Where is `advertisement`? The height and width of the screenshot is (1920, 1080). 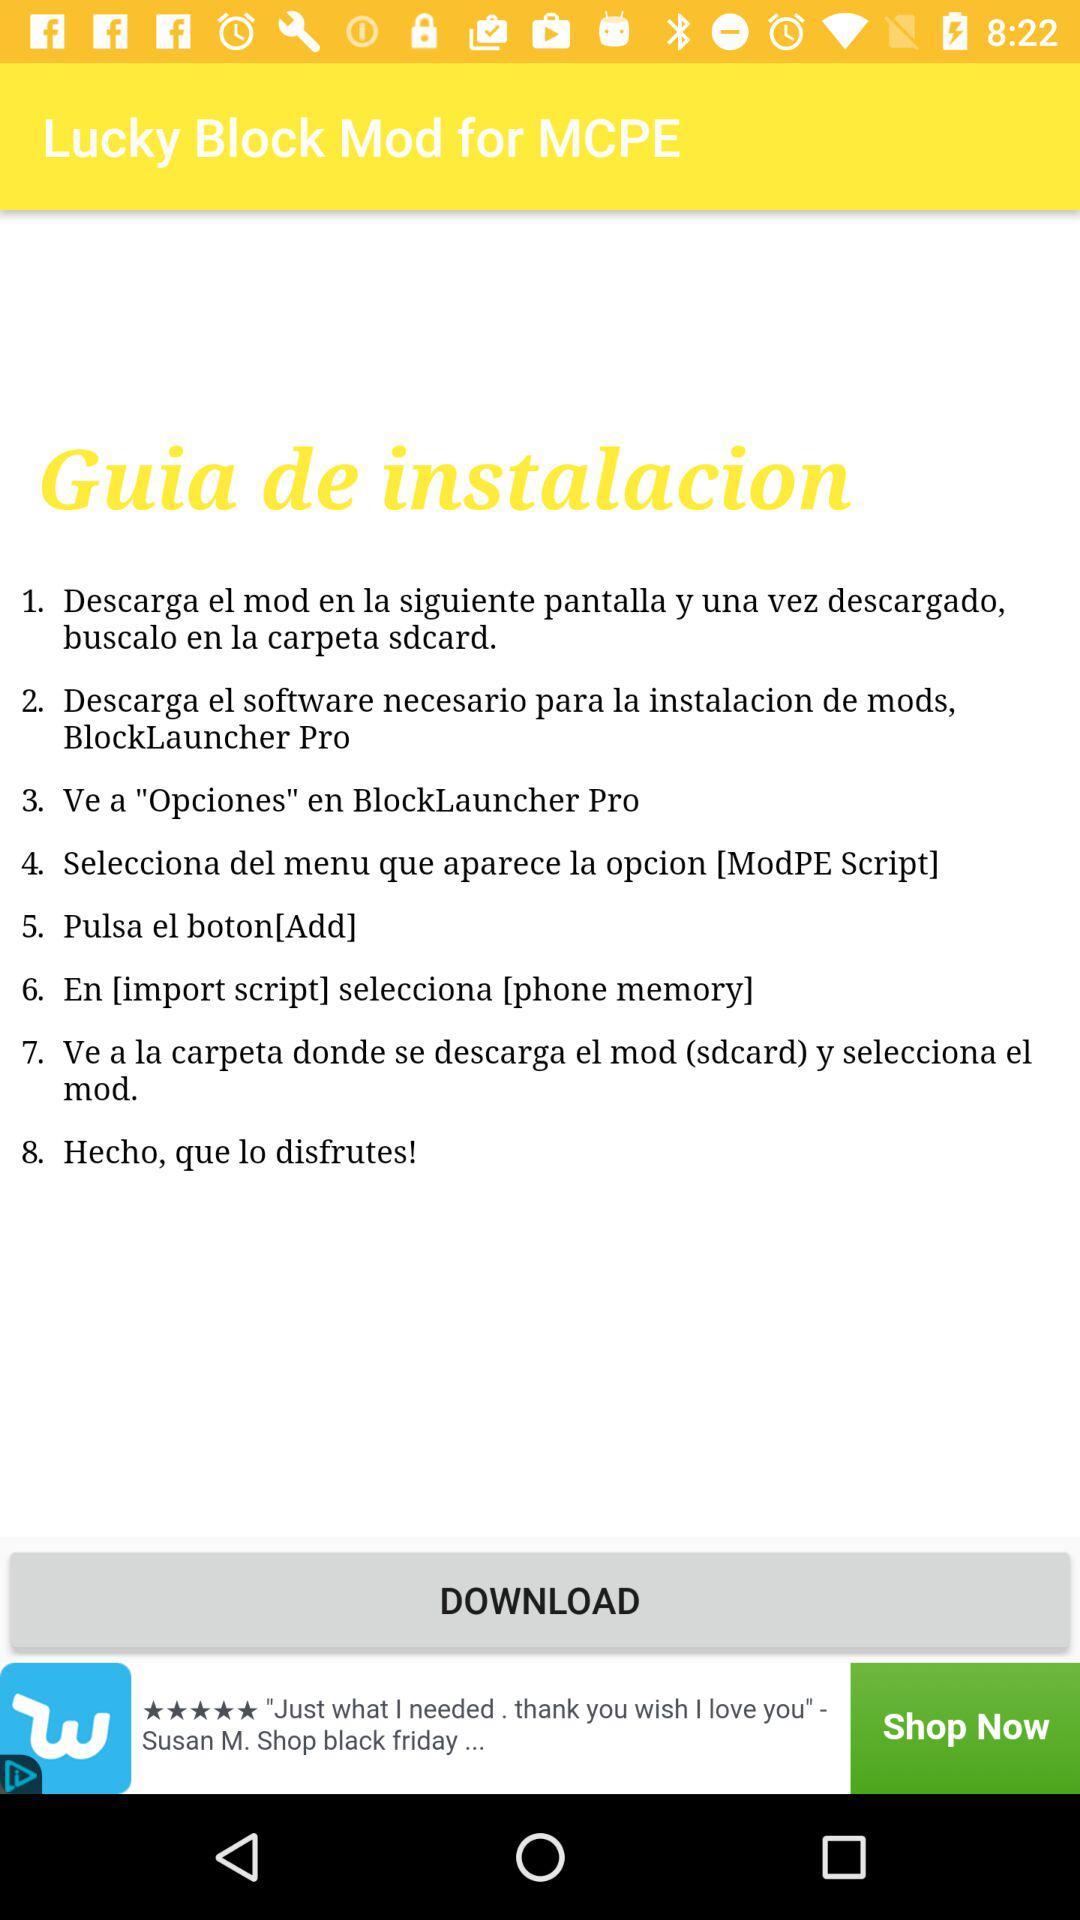 advertisement is located at coordinates (540, 1727).